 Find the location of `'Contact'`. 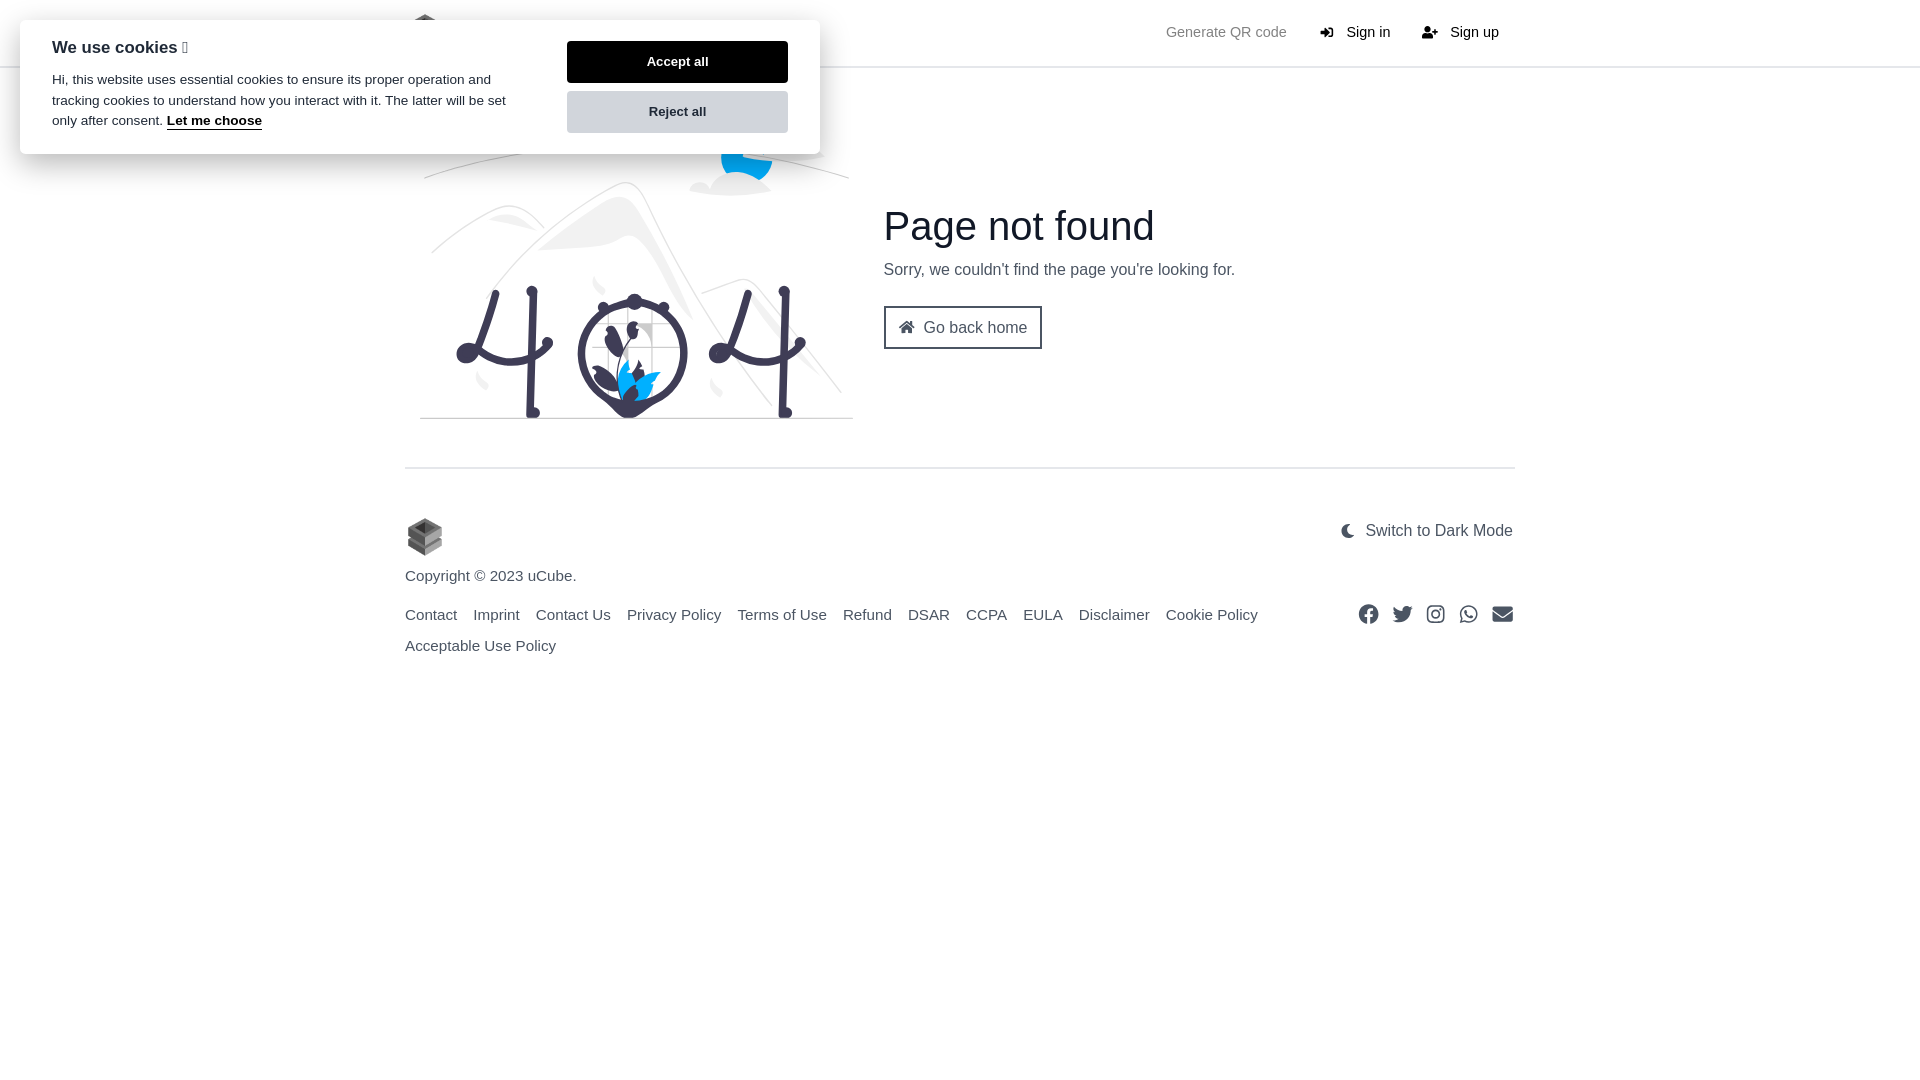

'Contact' is located at coordinates (403, 613).